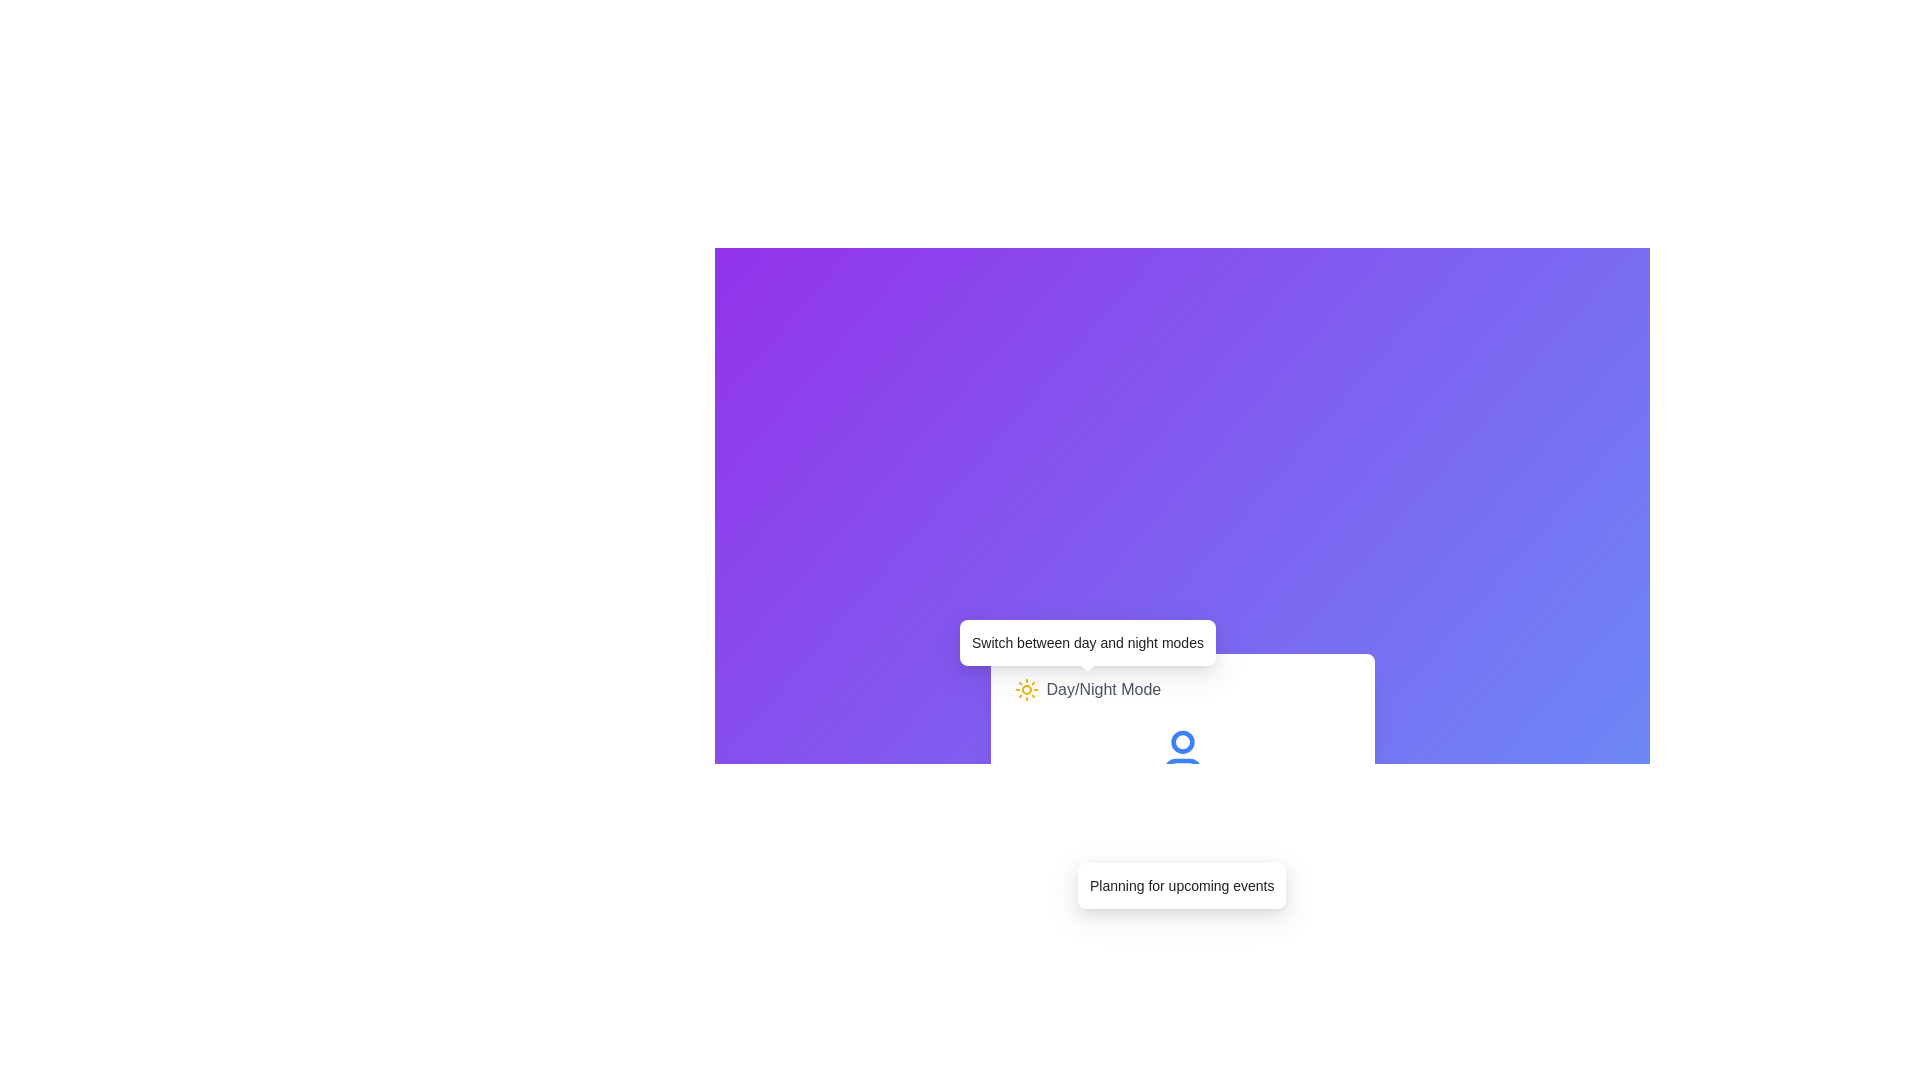 This screenshot has width=1920, height=1080. I want to click on the white text label reading 'Planning for upcoming events.' which is centered within a card interface at the lower portion of the display, so click(1182, 885).